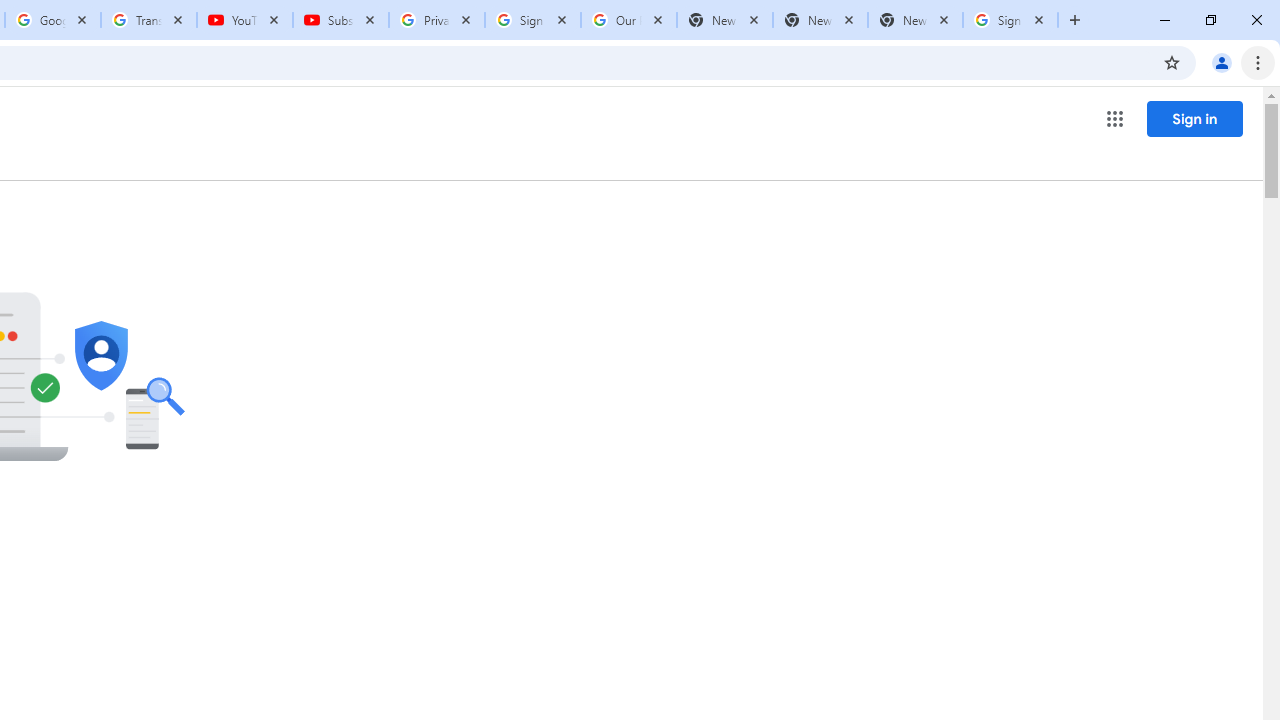 This screenshot has height=720, width=1280. I want to click on 'Minimize', so click(1165, 20).